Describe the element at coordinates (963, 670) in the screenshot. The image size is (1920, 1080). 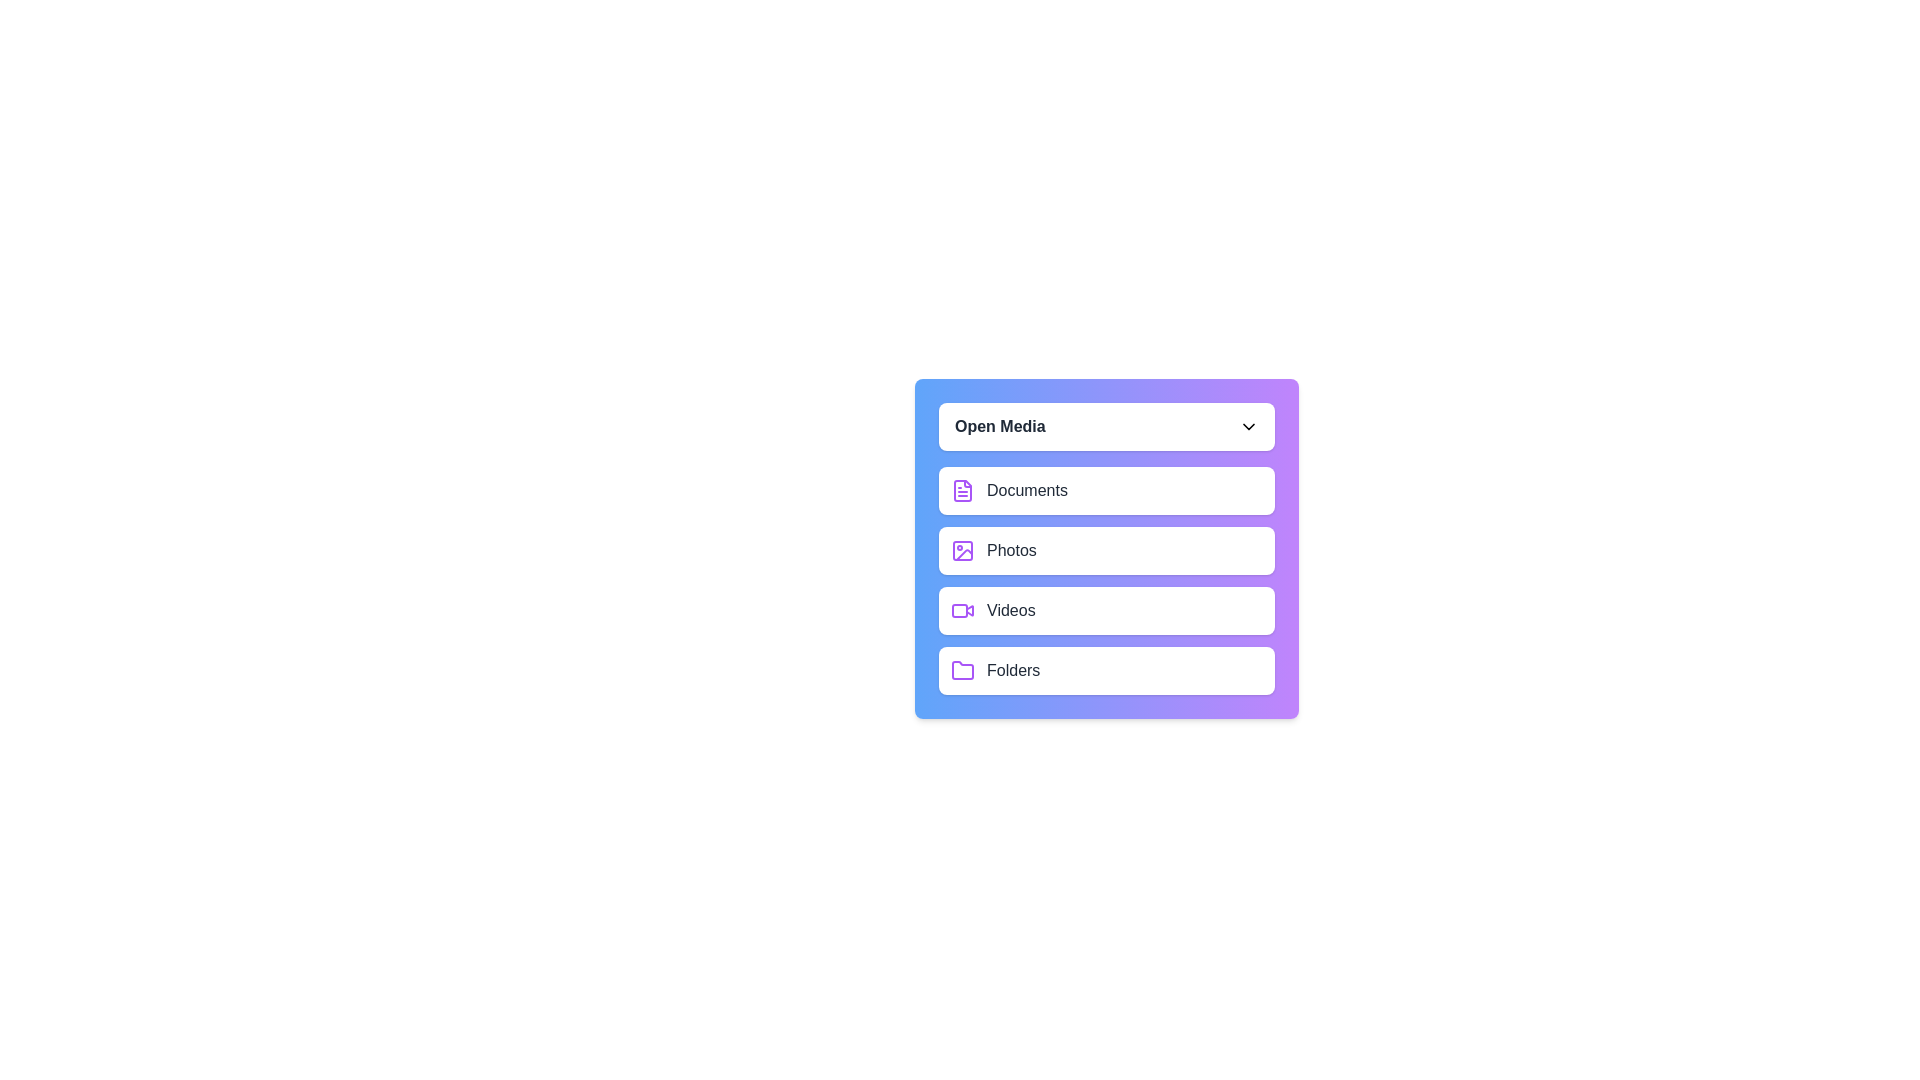
I see `the folder icon located to the left of the 'Folders' text in the 'Open Media' dropdown menu` at that location.